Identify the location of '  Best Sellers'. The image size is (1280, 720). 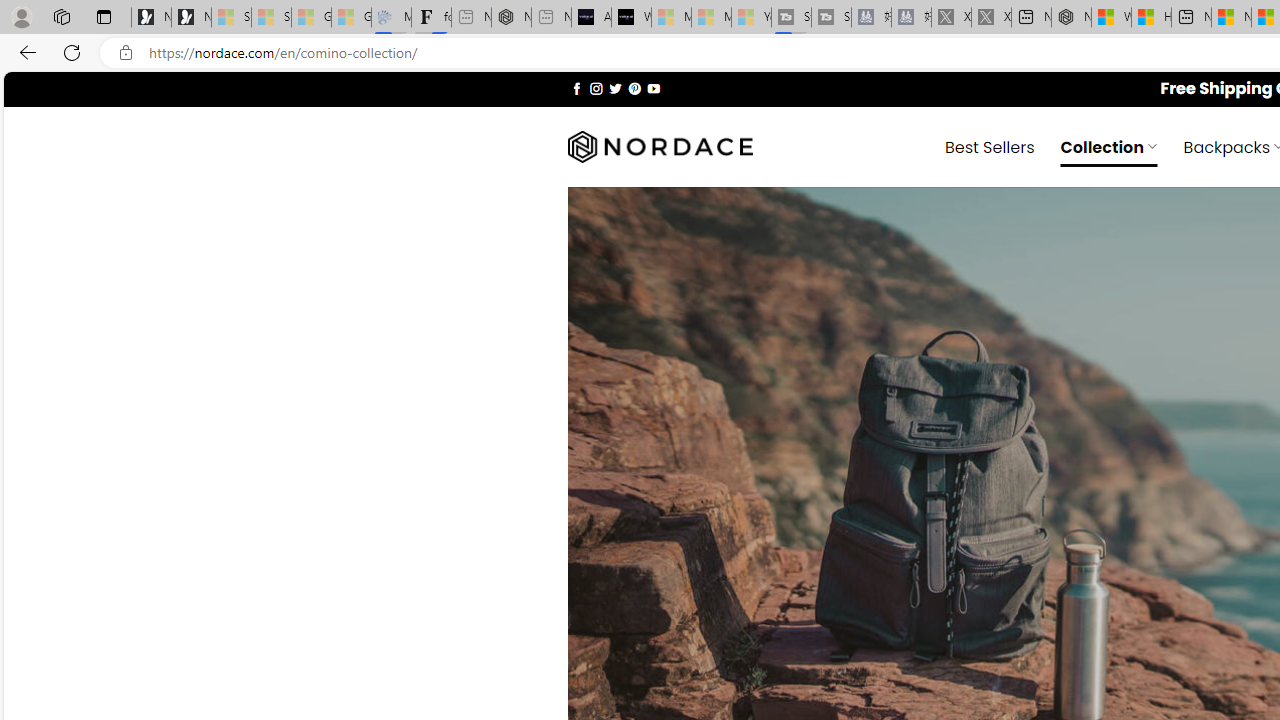
(990, 145).